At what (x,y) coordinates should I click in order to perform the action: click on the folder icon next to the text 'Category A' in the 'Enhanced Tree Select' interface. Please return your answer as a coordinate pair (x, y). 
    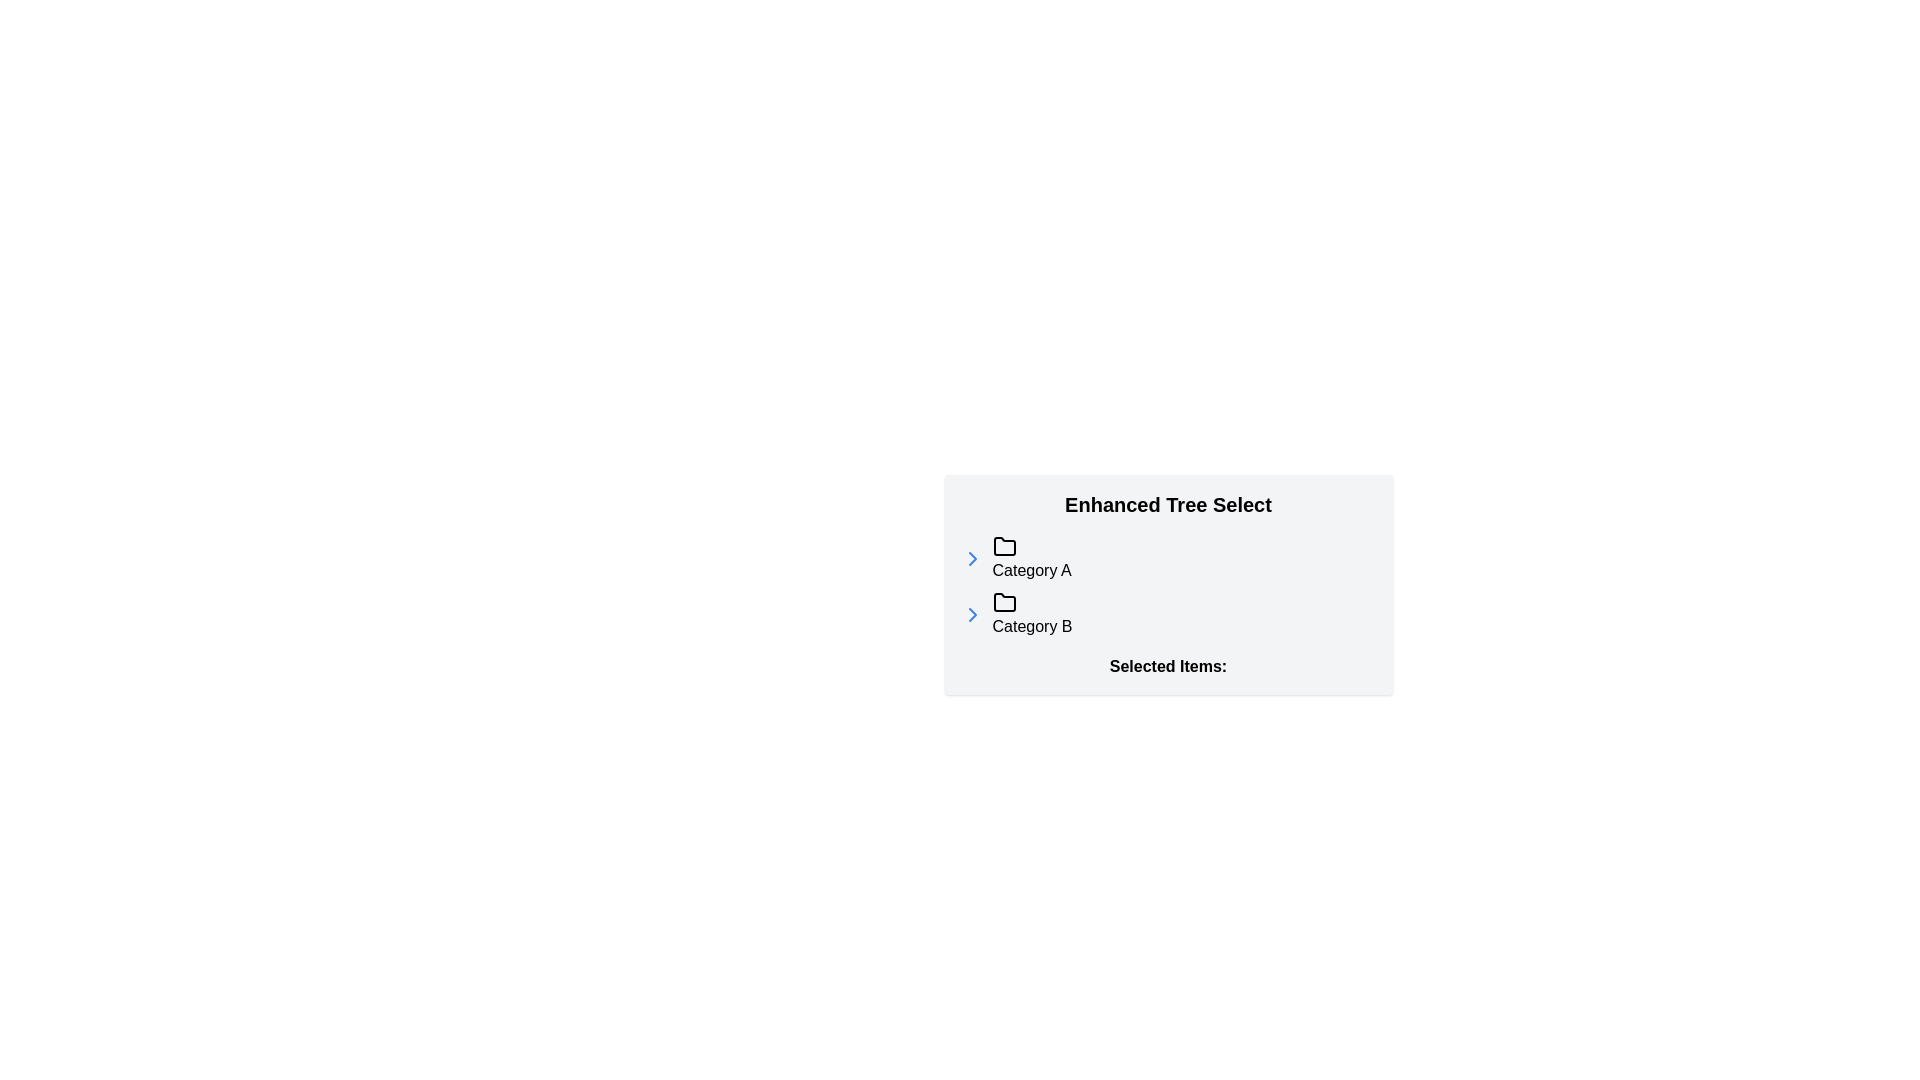
    Looking at the image, I should click on (1004, 547).